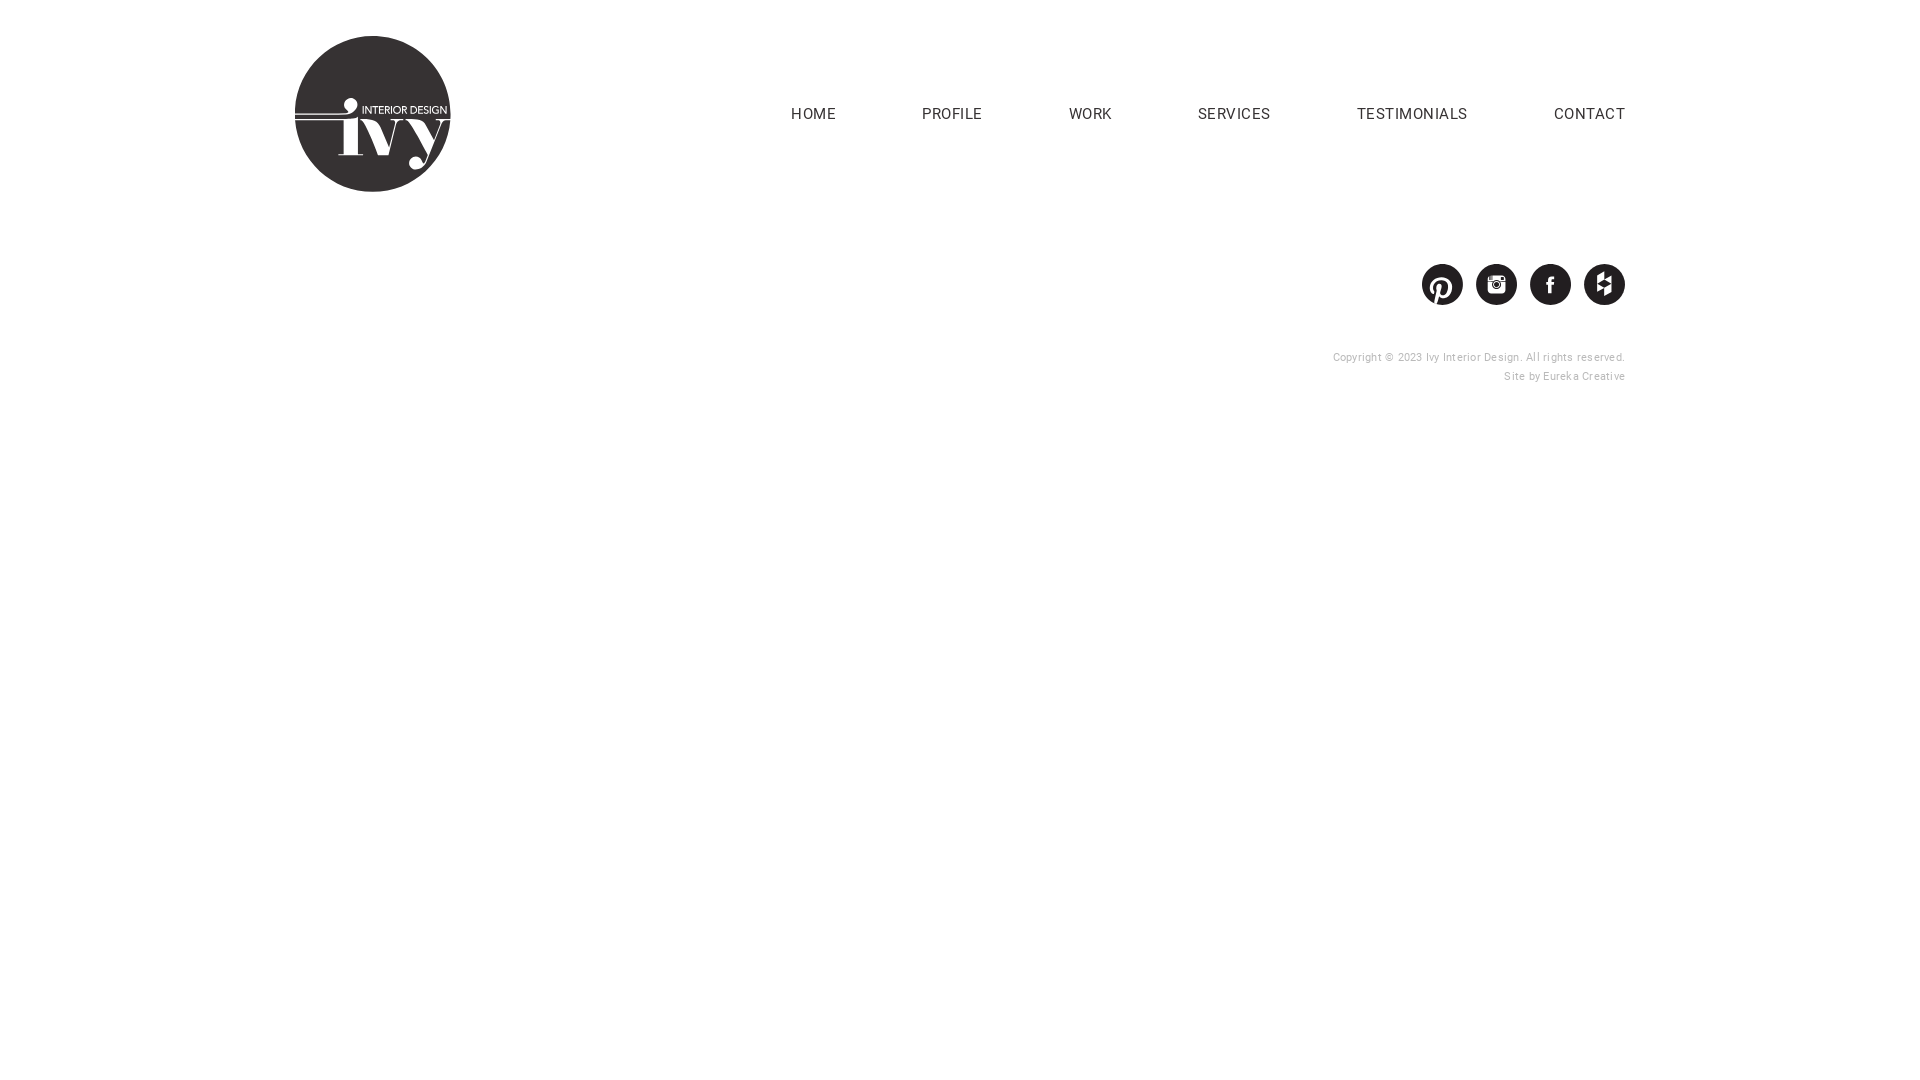 The width and height of the screenshot is (1920, 1080). Describe the element at coordinates (373, 112) in the screenshot. I see `'Ivy Interior Design'` at that location.